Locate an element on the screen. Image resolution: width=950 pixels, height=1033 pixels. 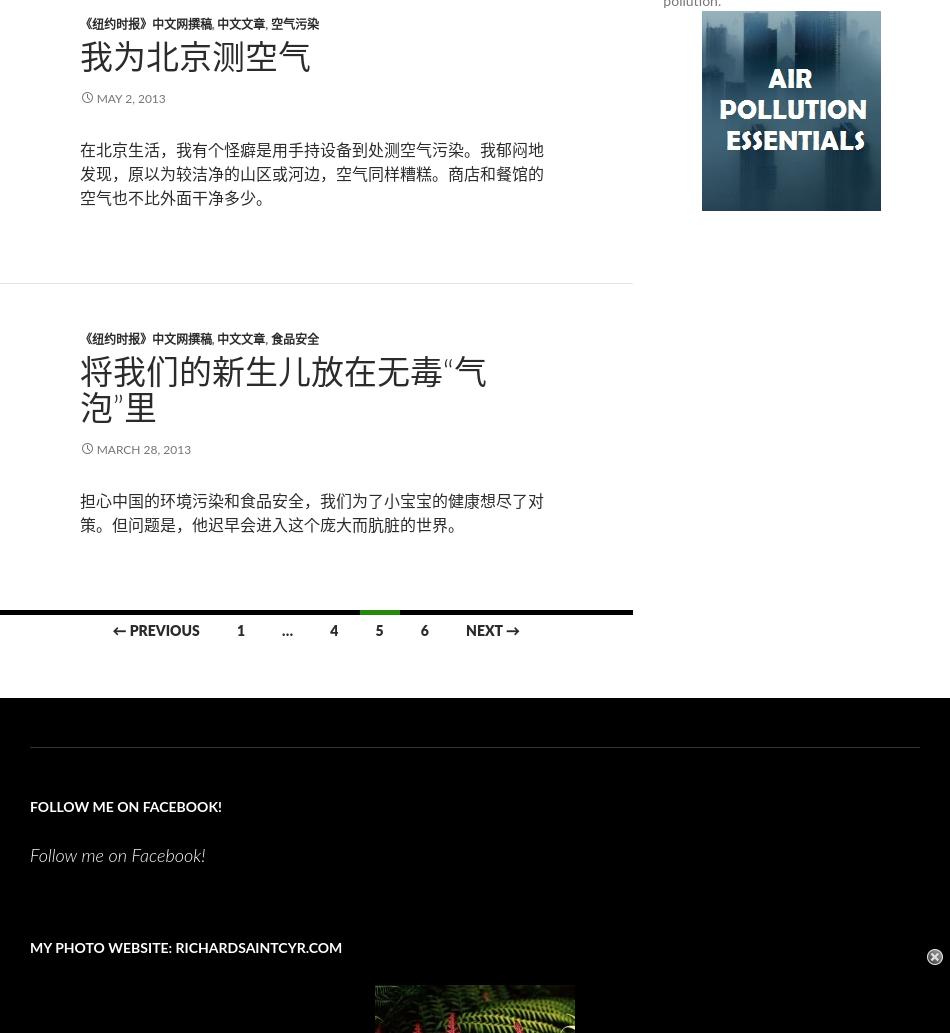
'4' is located at coordinates (333, 629).